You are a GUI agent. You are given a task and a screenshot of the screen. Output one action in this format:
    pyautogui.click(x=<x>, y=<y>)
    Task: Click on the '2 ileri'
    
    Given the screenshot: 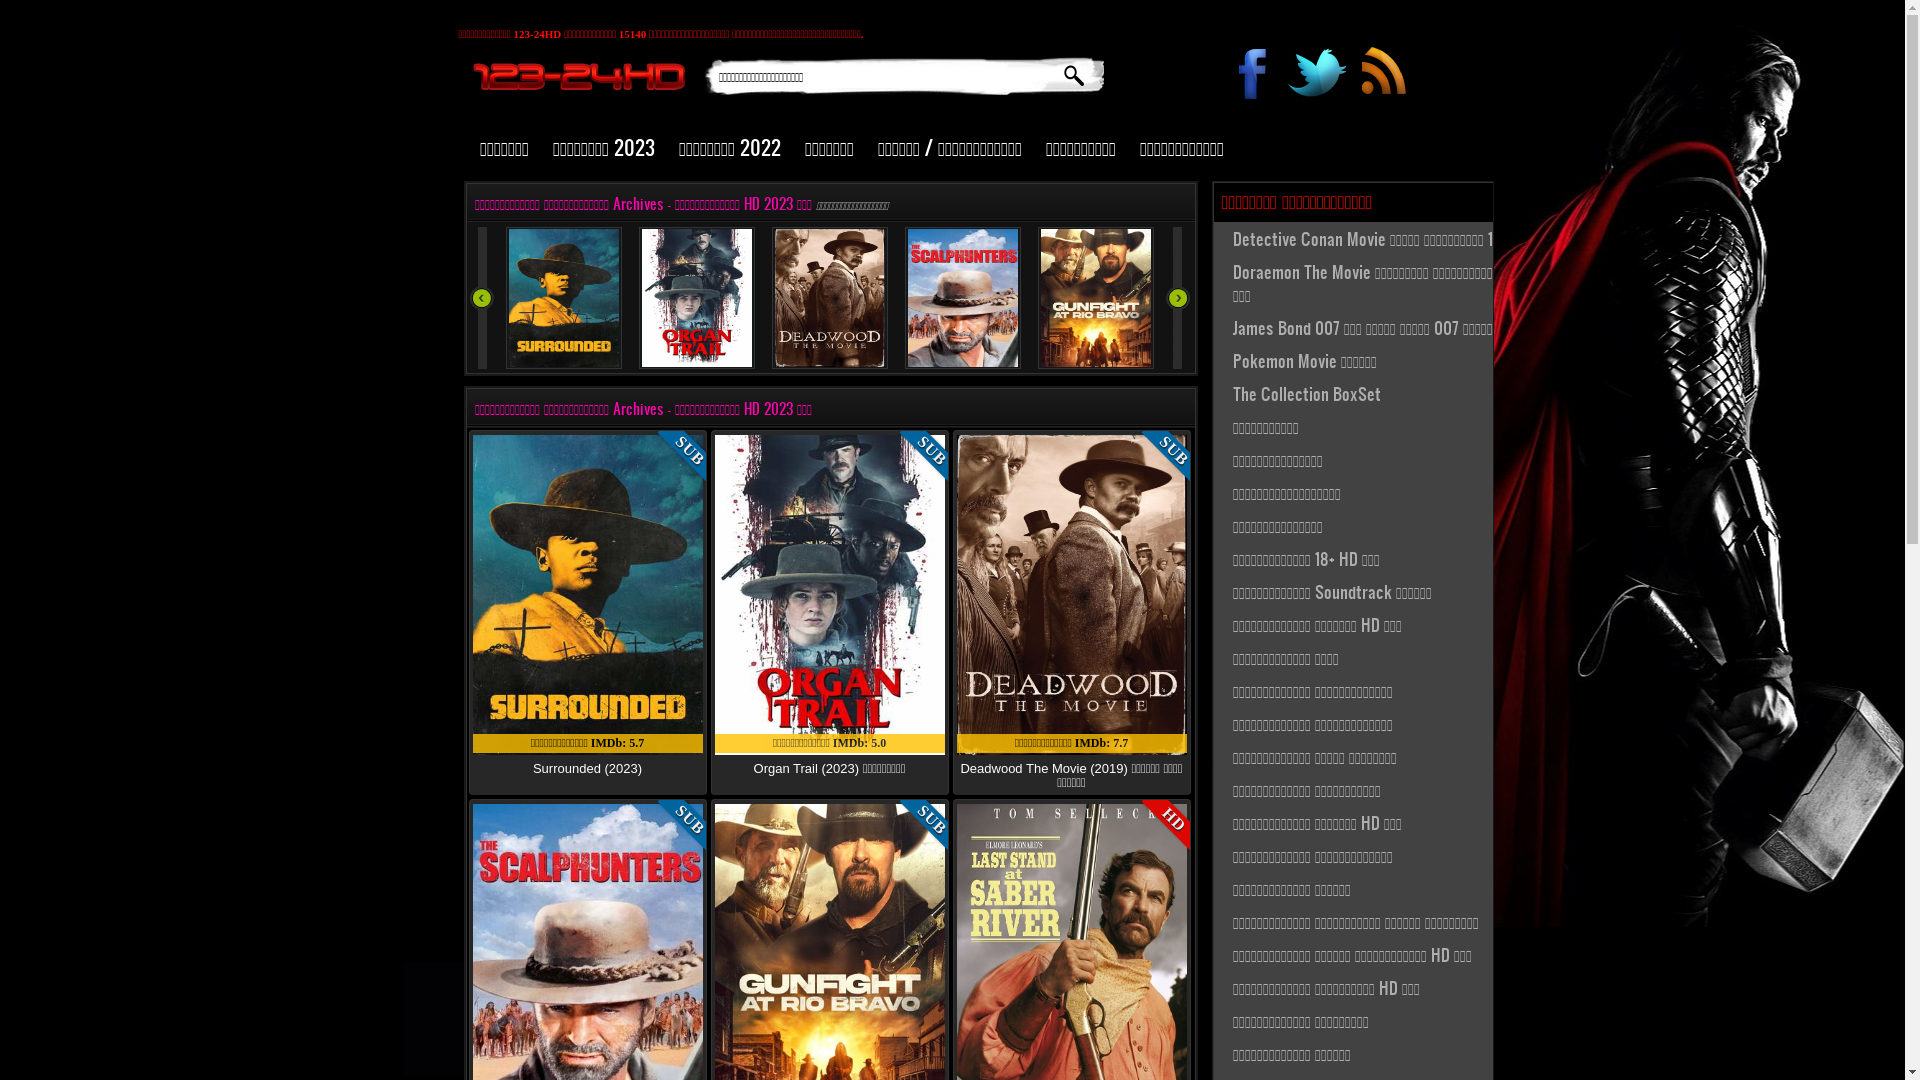 What is the action you would take?
    pyautogui.click(x=1177, y=297)
    